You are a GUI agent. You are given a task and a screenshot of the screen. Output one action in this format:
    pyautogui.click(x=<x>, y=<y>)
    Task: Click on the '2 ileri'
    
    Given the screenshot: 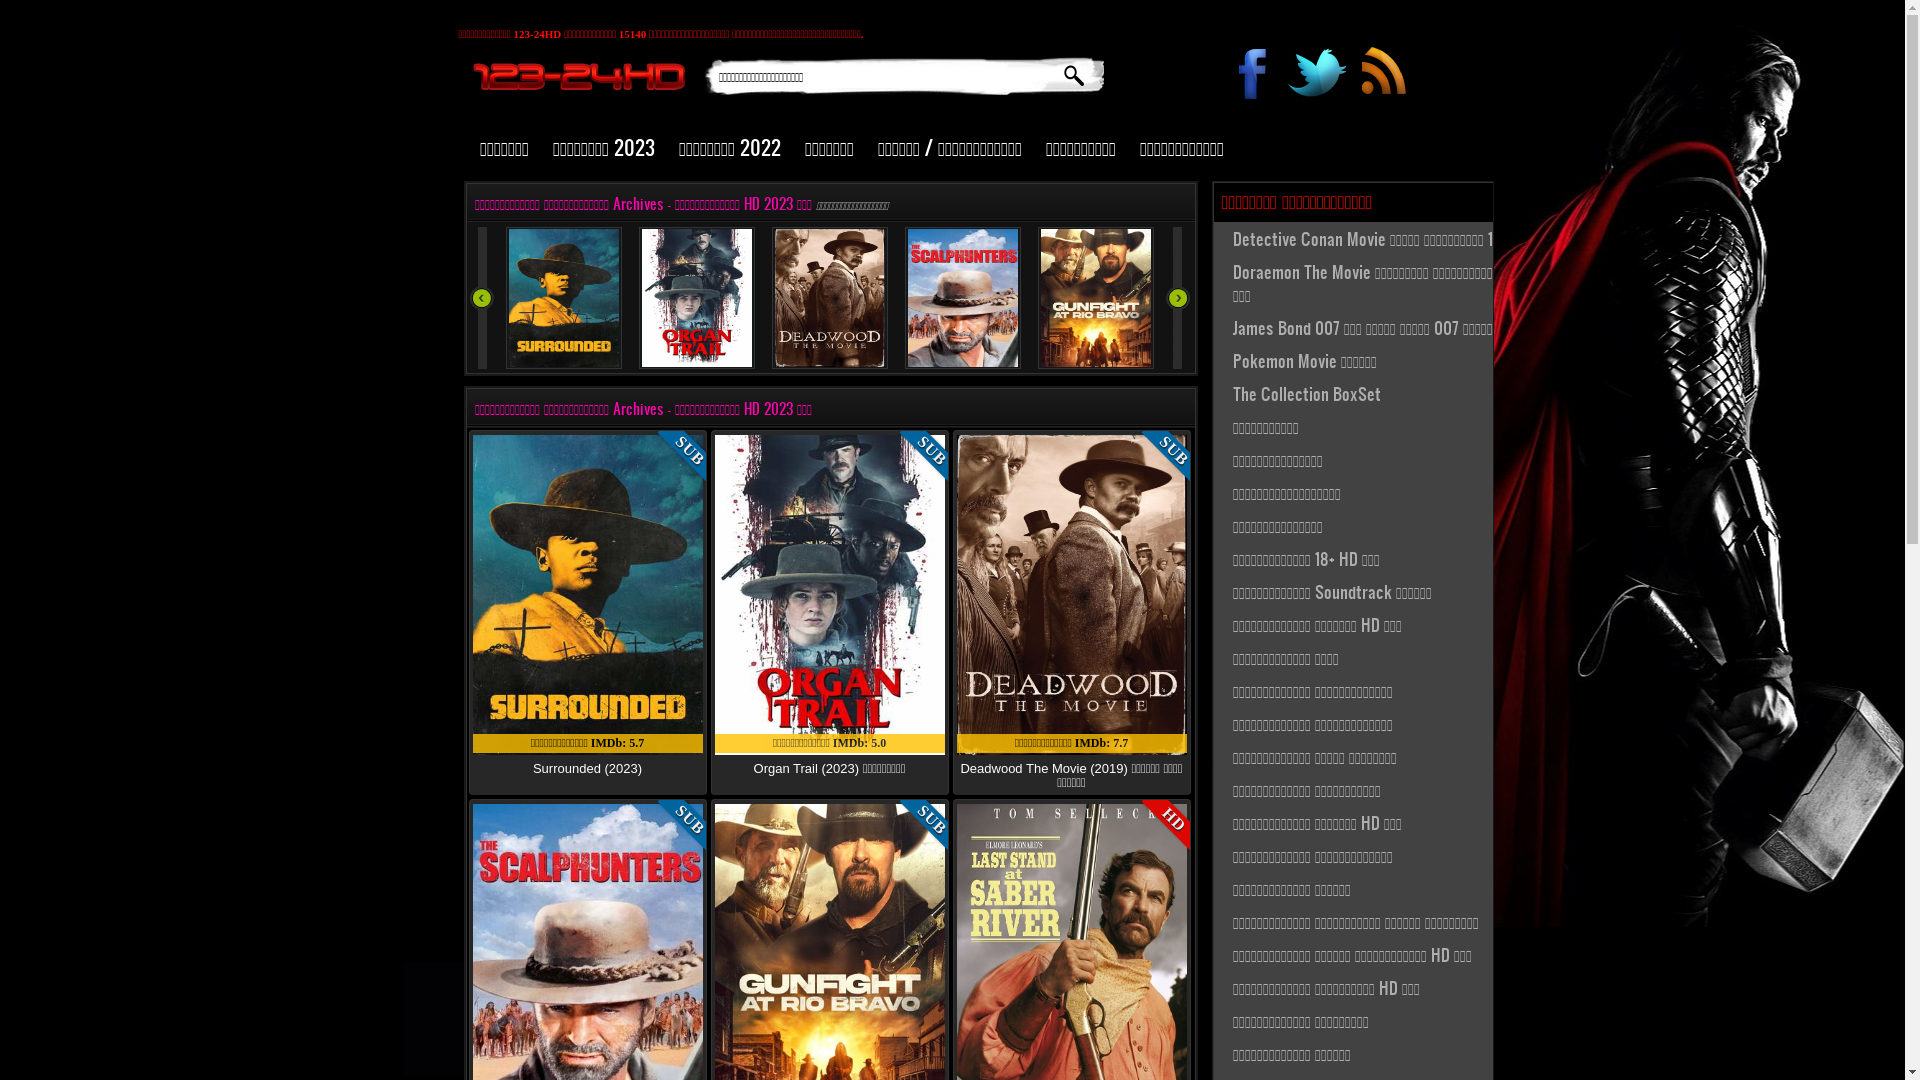 What is the action you would take?
    pyautogui.click(x=1177, y=297)
    